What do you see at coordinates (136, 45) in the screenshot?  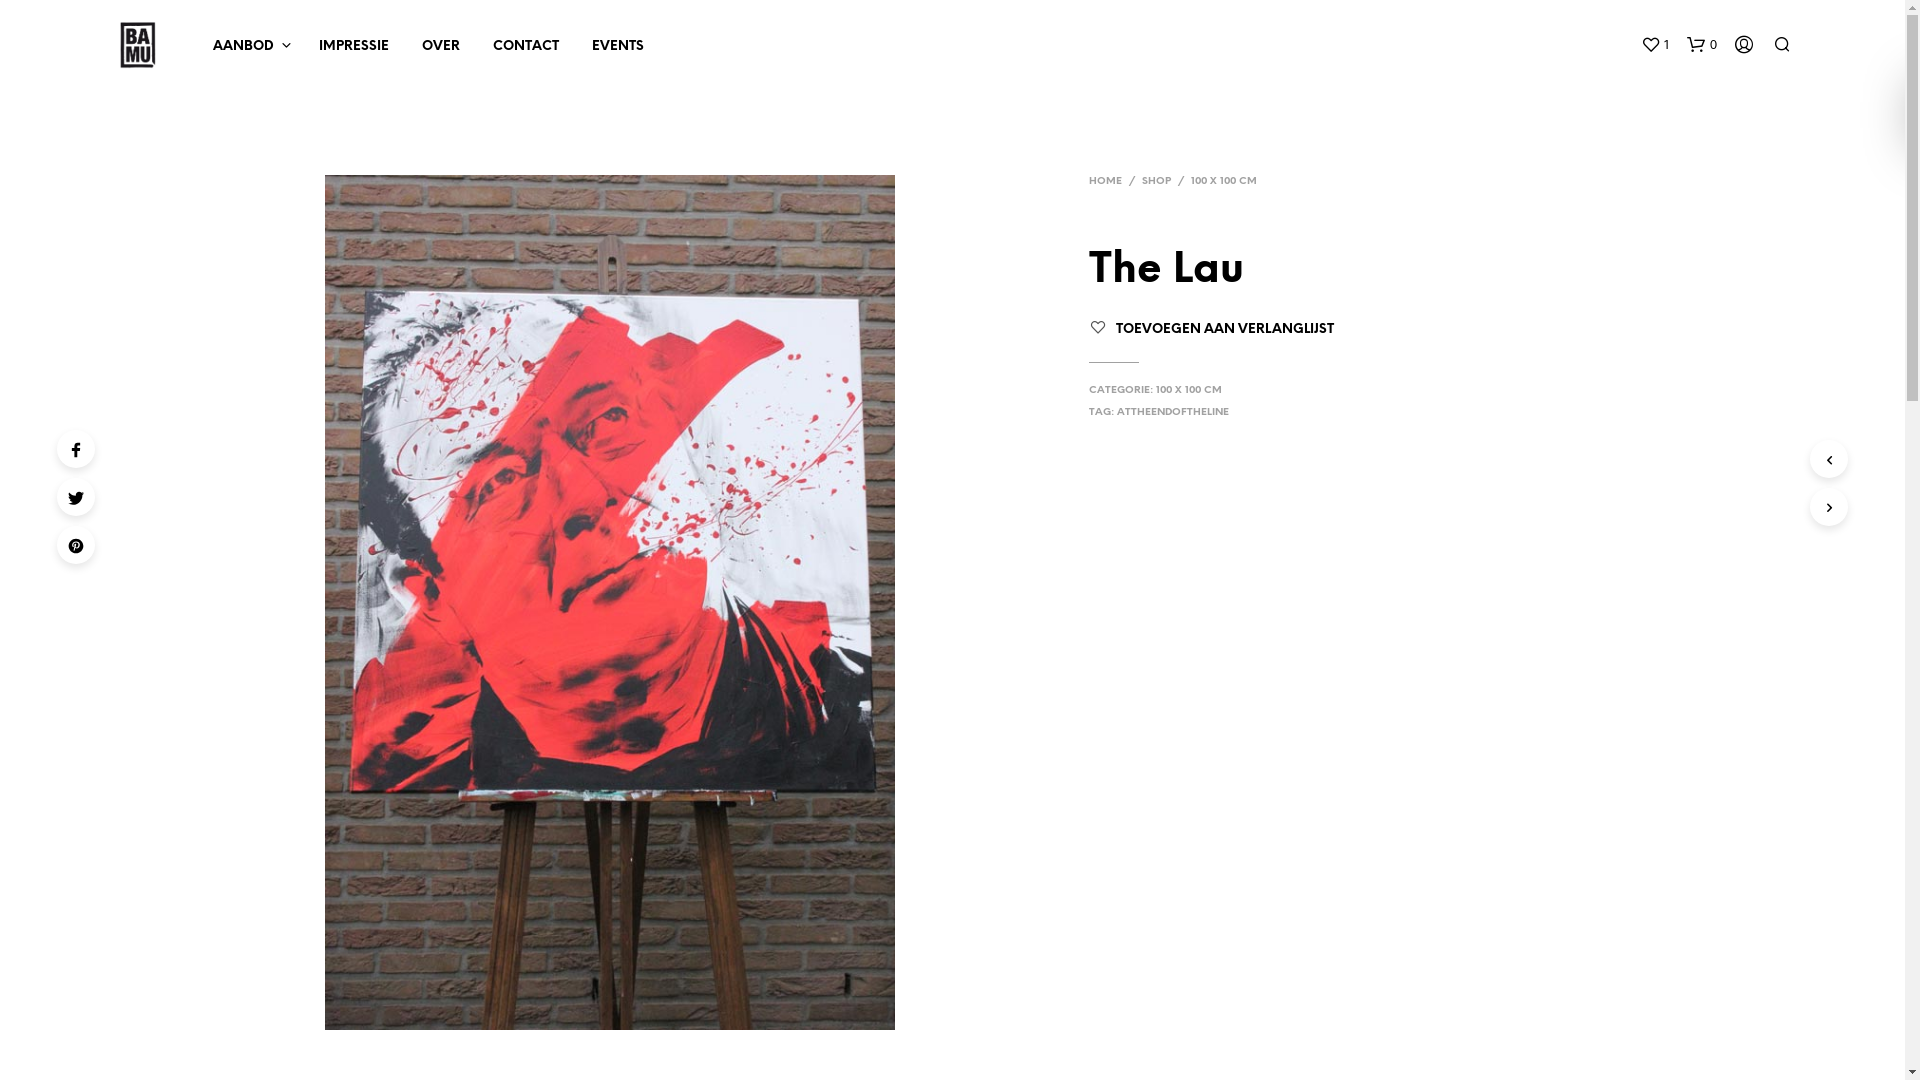 I see `'Soms retro, altijd vintage'` at bounding box center [136, 45].